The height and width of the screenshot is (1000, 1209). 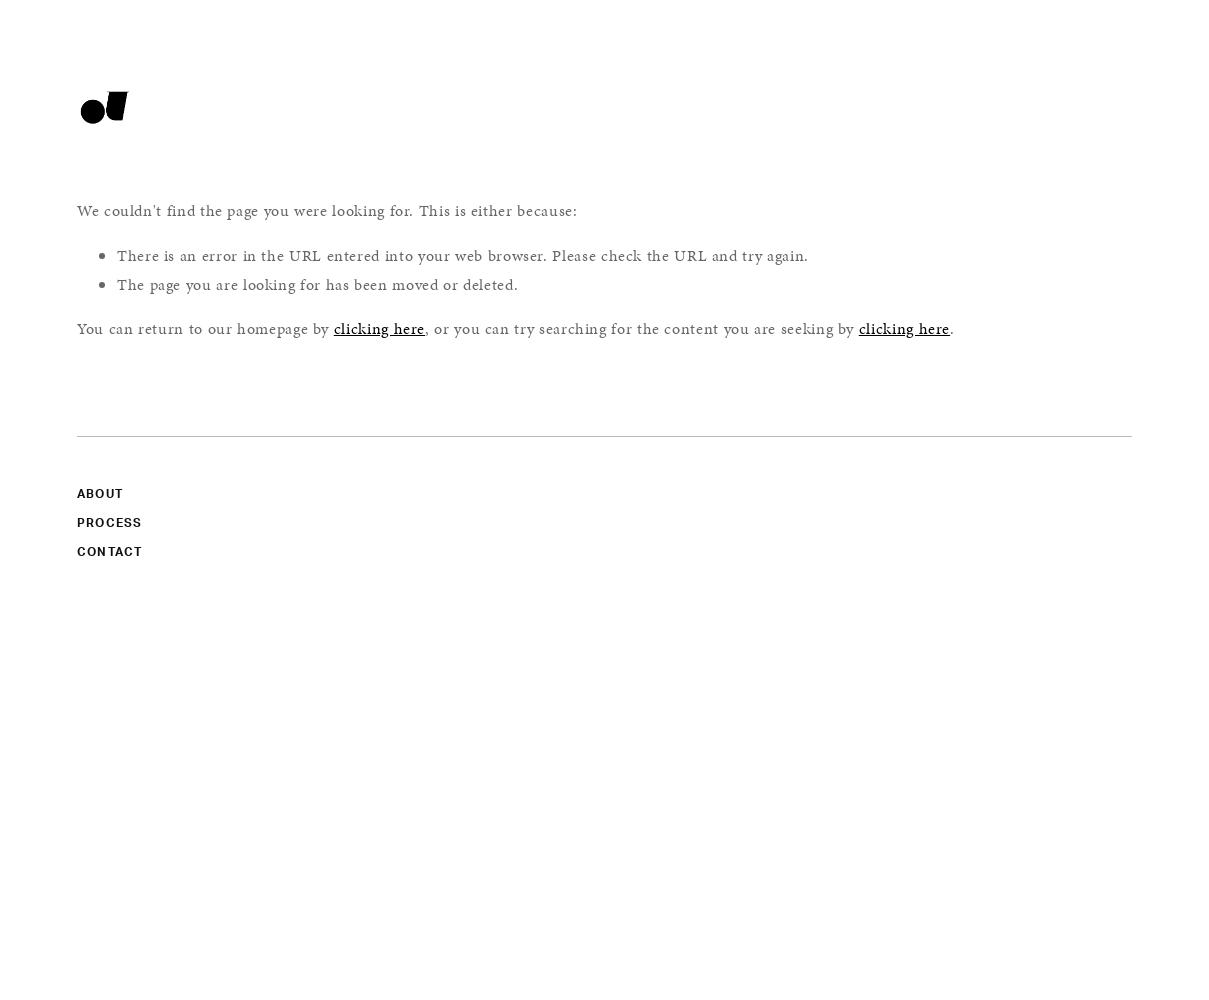 What do you see at coordinates (462, 254) in the screenshot?
I see `'There is an error in the URL entered into your web browser. Please check the URL and try again.'` at bounding box center [462, 254].